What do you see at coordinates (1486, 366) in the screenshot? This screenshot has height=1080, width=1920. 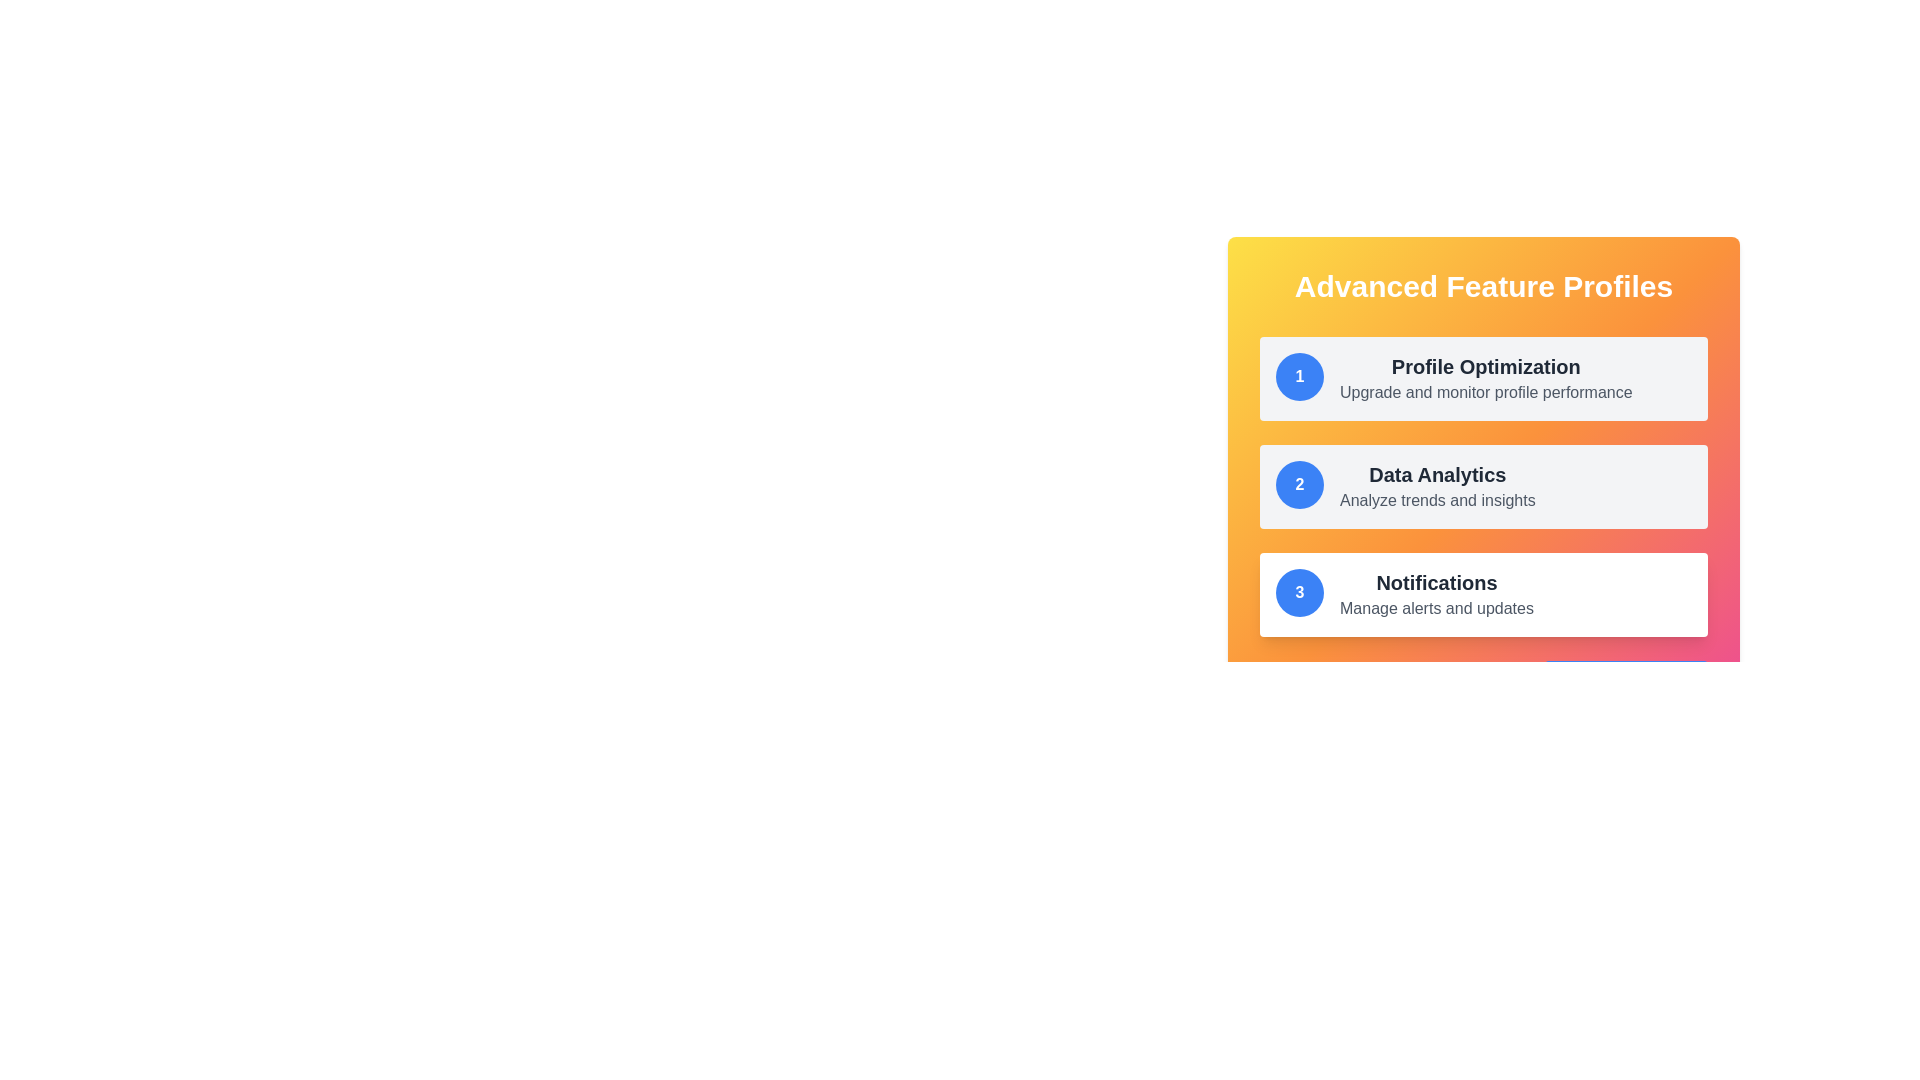 I see `the text element displaying the title 'Profile Optimization' which is a bold and large font, dark gray in color, positioned near the top of the panel and part of a structured list of features` at bounding box center [1486, 366].